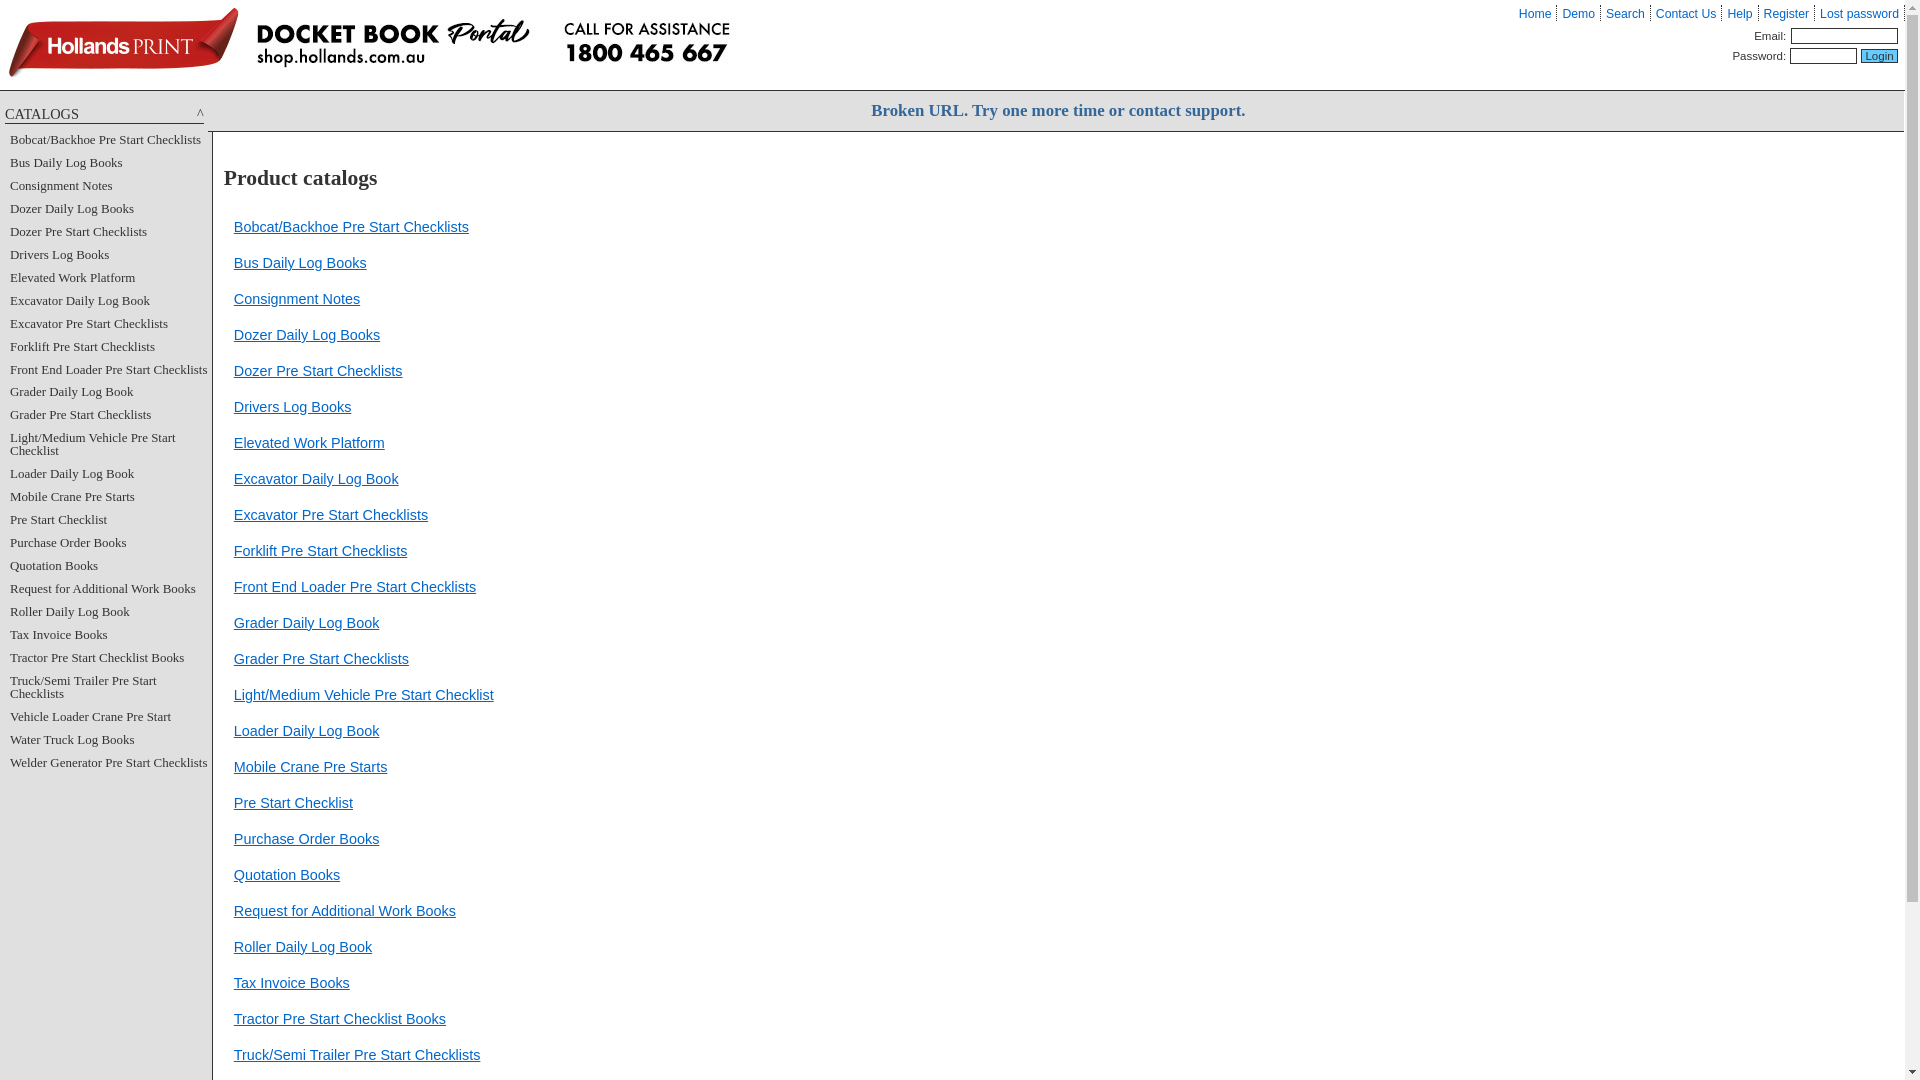 The width and height of the screenshot is (1920, 1080). Describe the element at coordinates (306, 622) in the screenshot. I see `'Grader Daily Log Book'` at that location.